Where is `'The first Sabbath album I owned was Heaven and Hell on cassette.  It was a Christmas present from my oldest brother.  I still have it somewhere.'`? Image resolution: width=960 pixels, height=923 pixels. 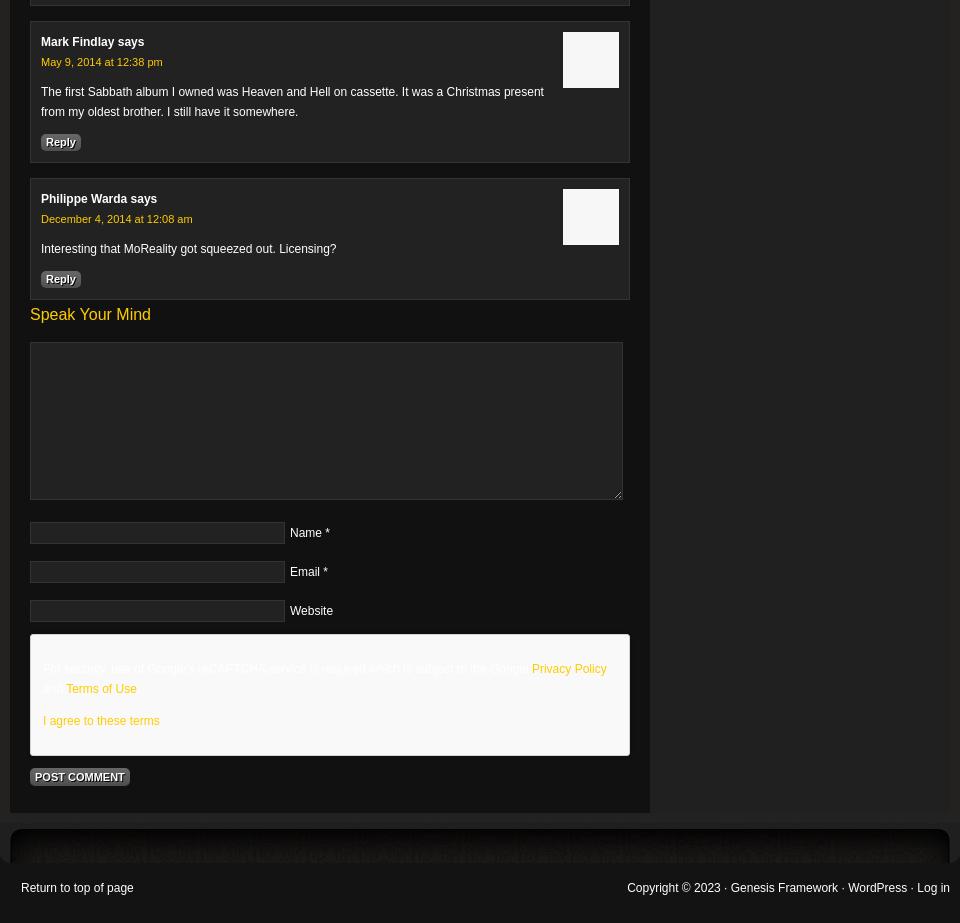 'The first Sabbath album I owned was Heaven and Hell on cassette.  It was a Christmas present from my oldest brother.  I still have it somewhere.' is located at coordinates (291, 101).